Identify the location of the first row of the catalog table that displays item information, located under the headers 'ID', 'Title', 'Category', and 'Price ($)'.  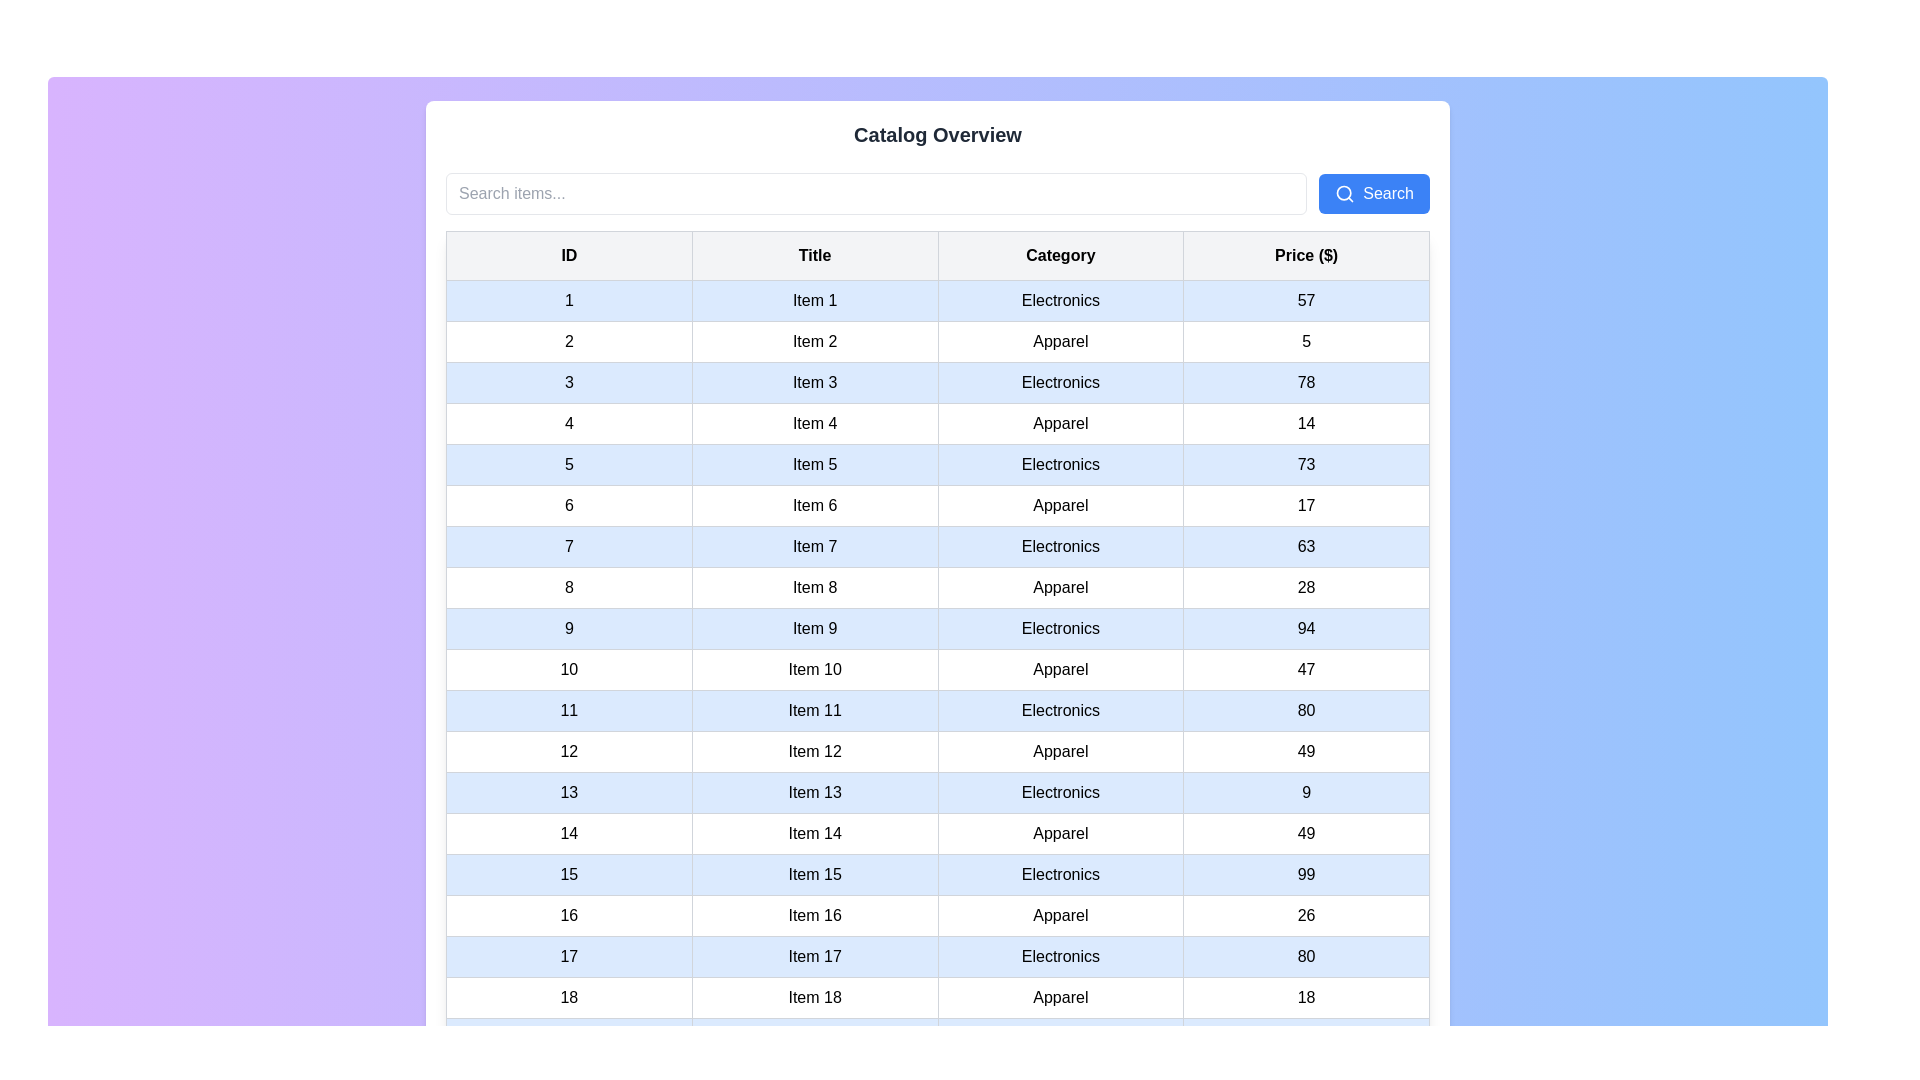
(936, 300).